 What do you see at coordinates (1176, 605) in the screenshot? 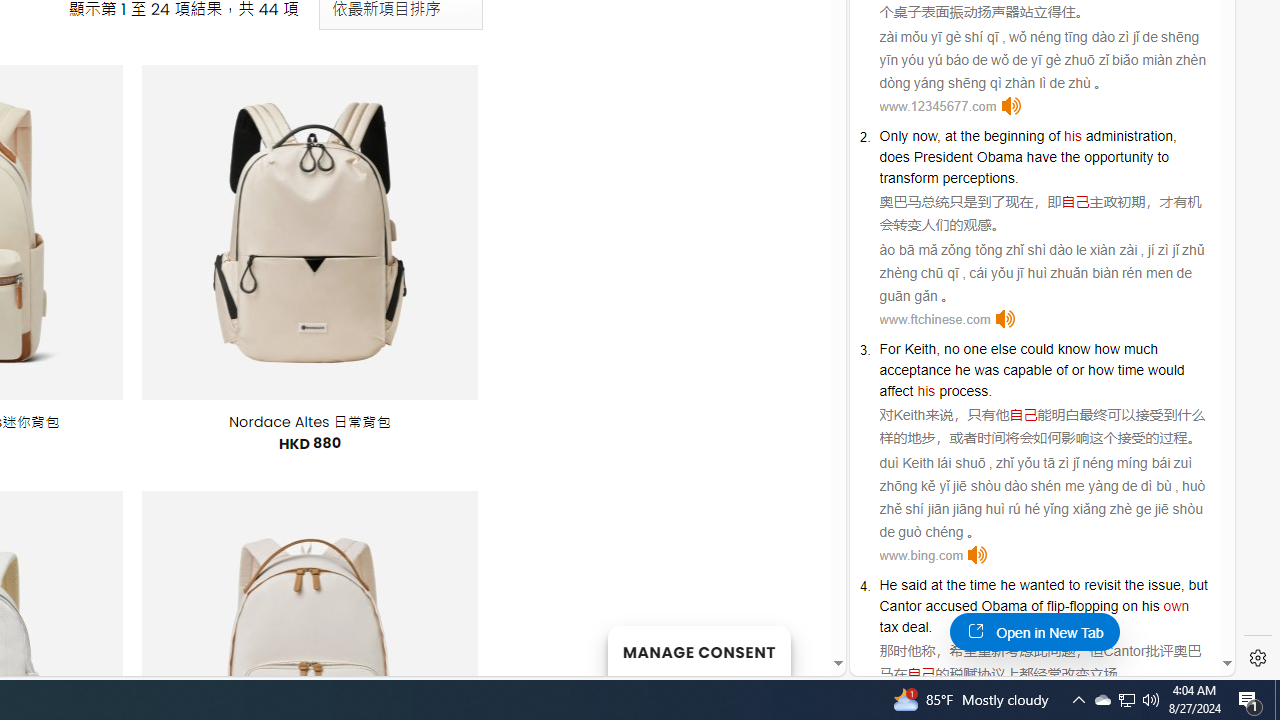
I see `'own'` at bounding box center [1176, 605].